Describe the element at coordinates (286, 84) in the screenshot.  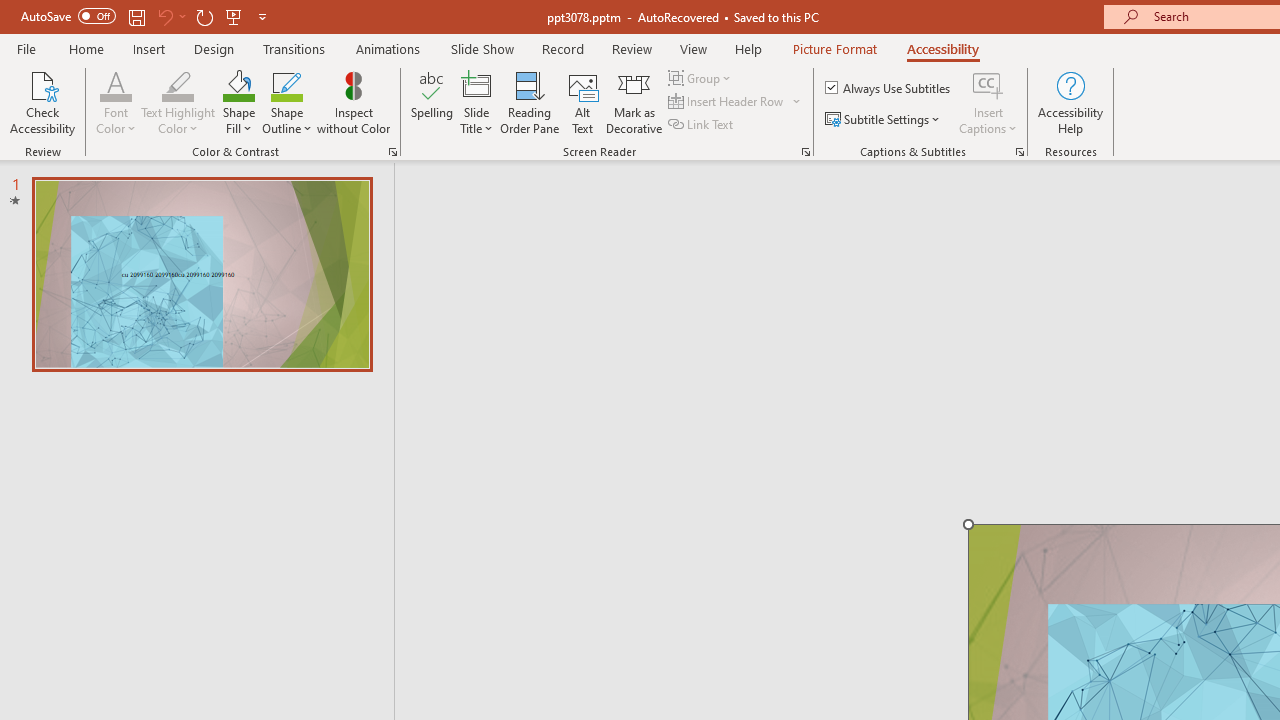
I see `'Shape Outline Green, Accent 1'` at that location.